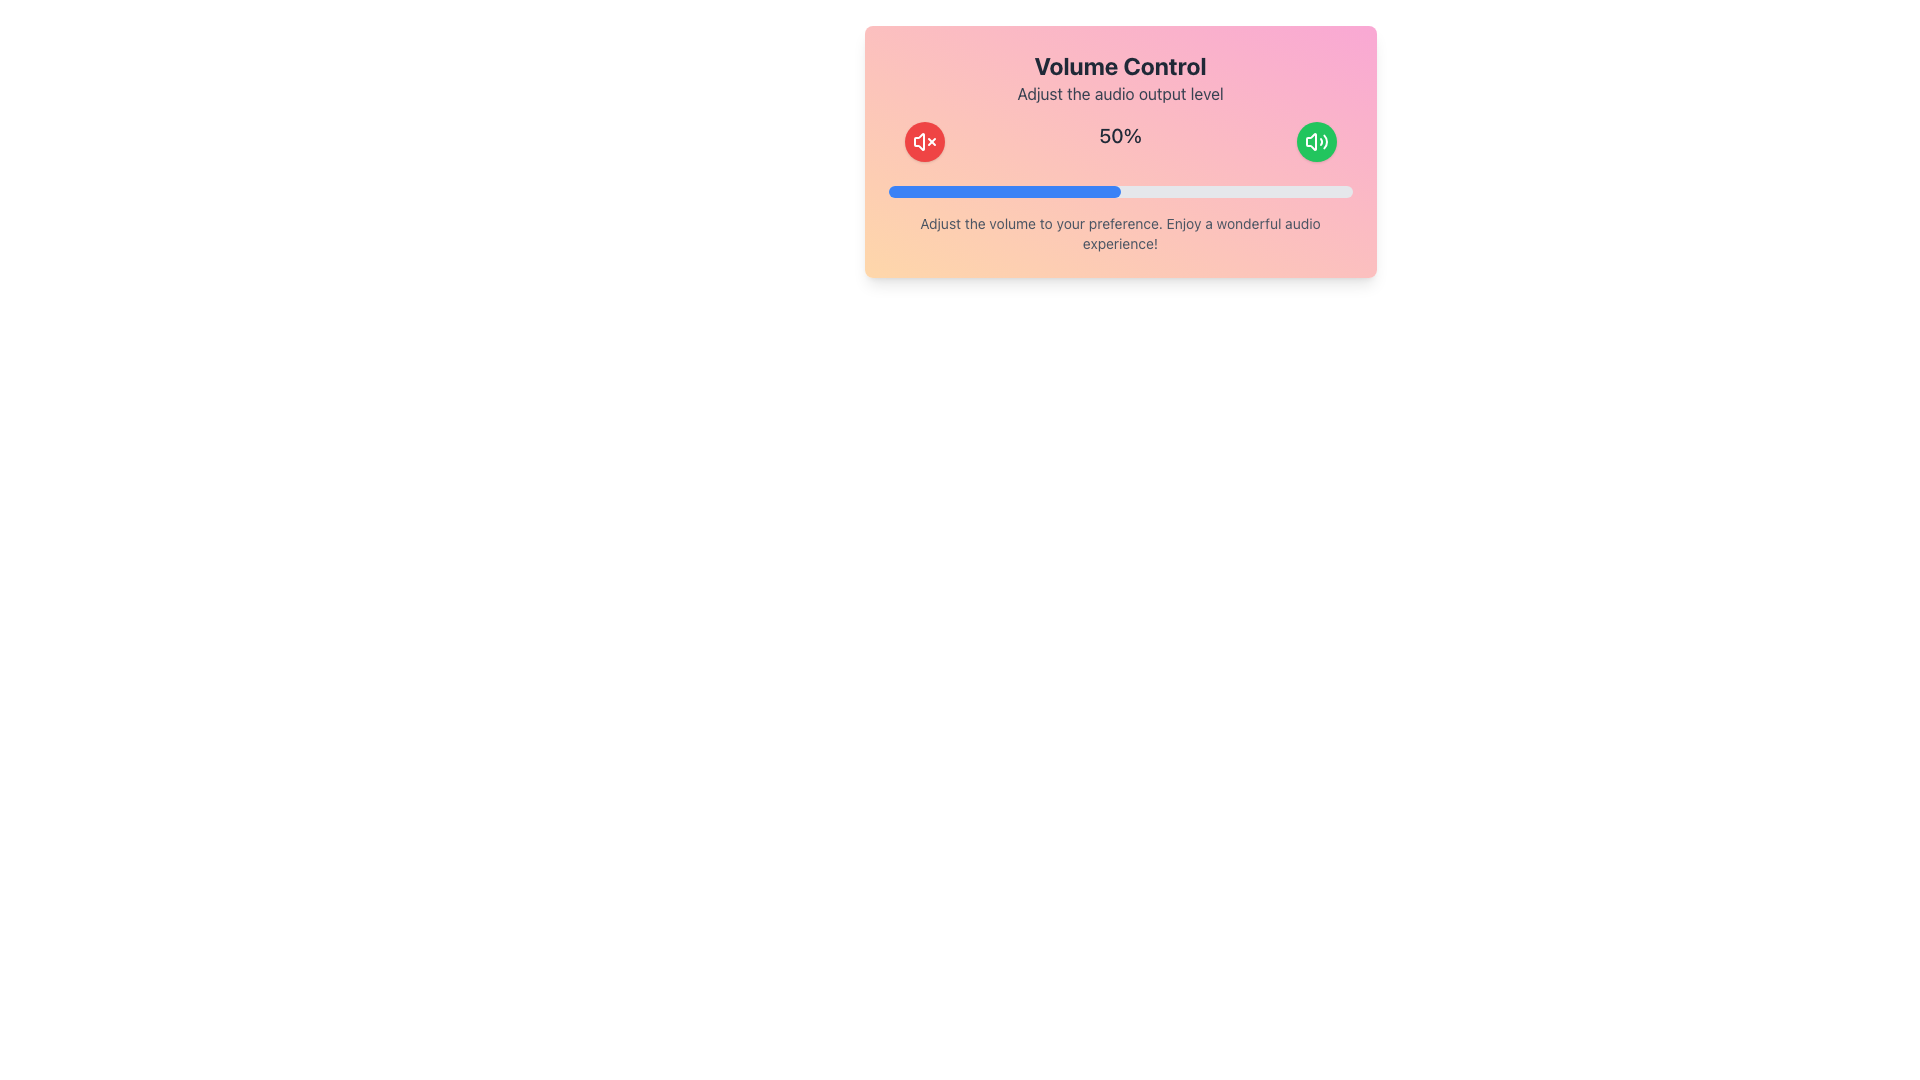  What do you see at coordinates (923, 141) in the screenshot?
I see `the circular red mute button with a white speaker icon and 'x'` at bounding box center [923, 141].